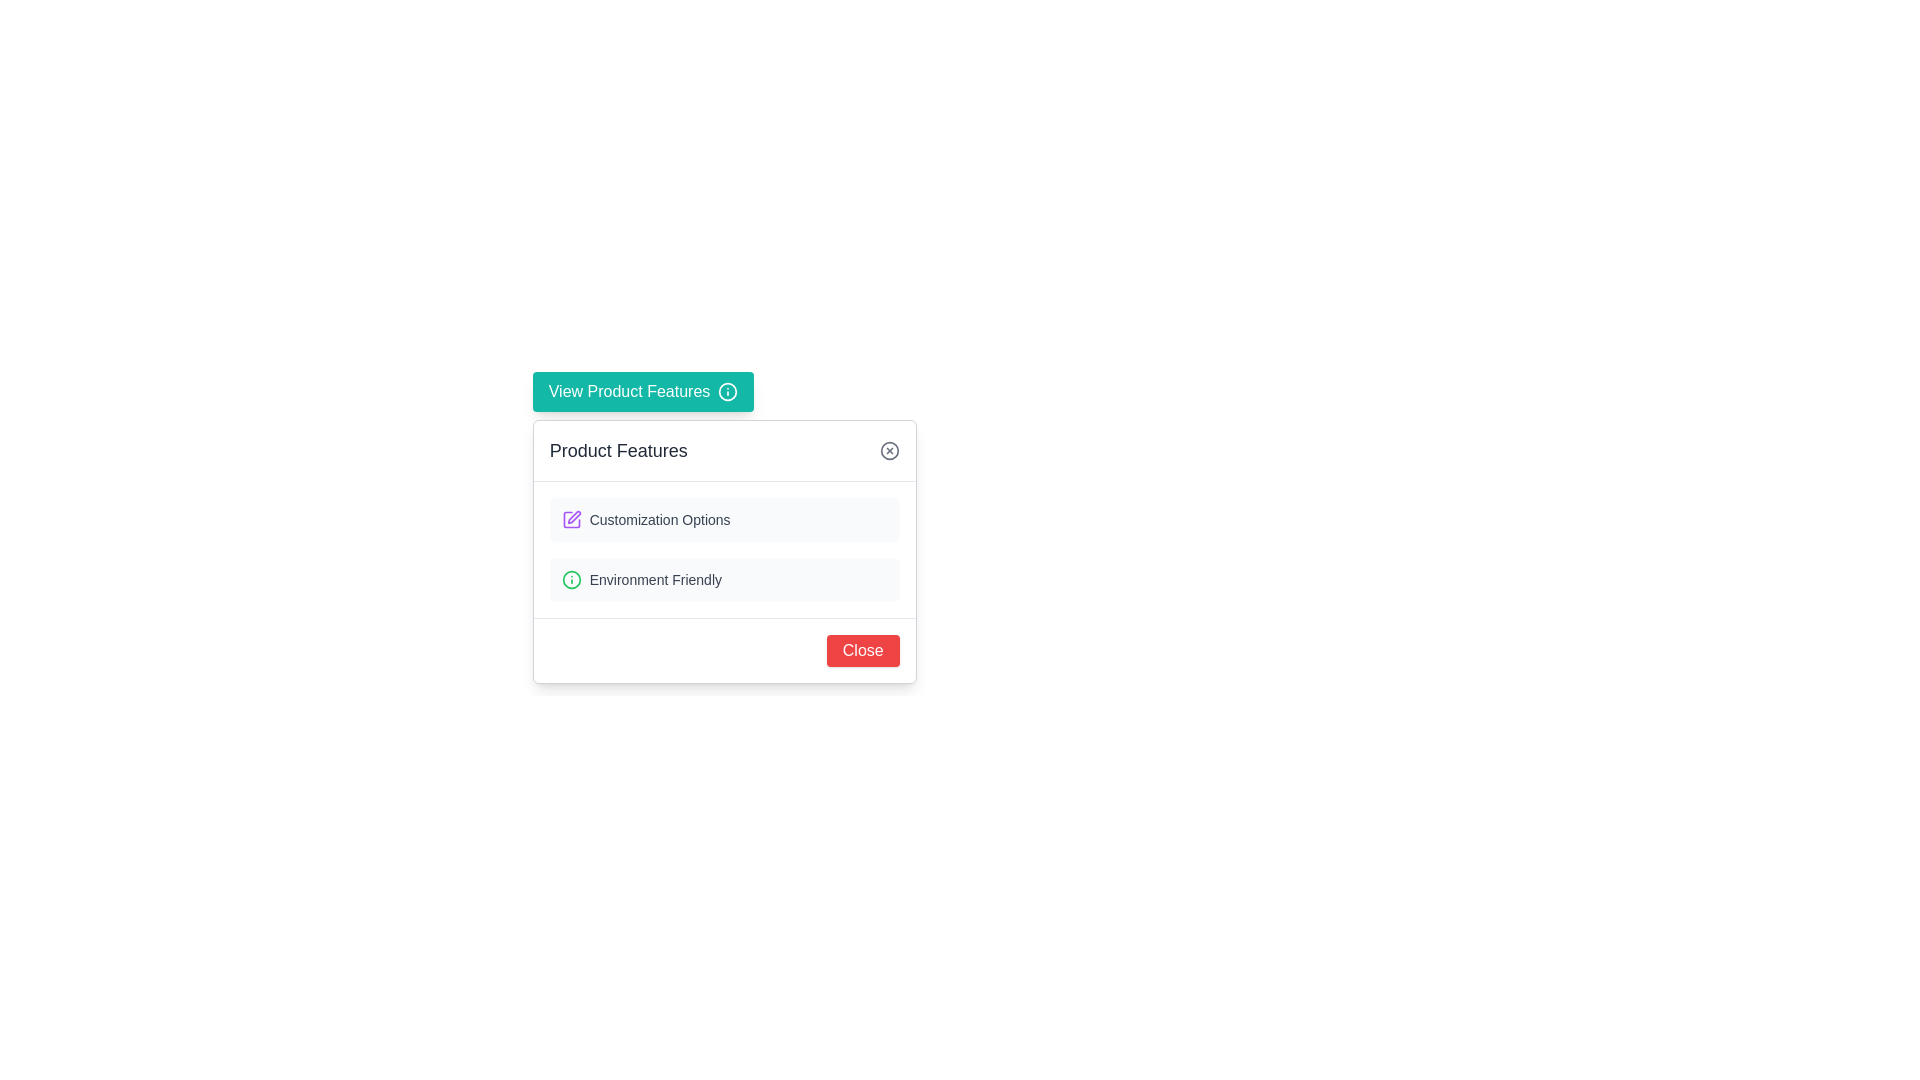 Image resolution: width=1920 pixels, height=1080 pixels. Describe the element at coordinates (888, 451) in the screenshot. I see `decorative circular outline component located in the top-right corner of the 'Product Features' popup window` at that location.